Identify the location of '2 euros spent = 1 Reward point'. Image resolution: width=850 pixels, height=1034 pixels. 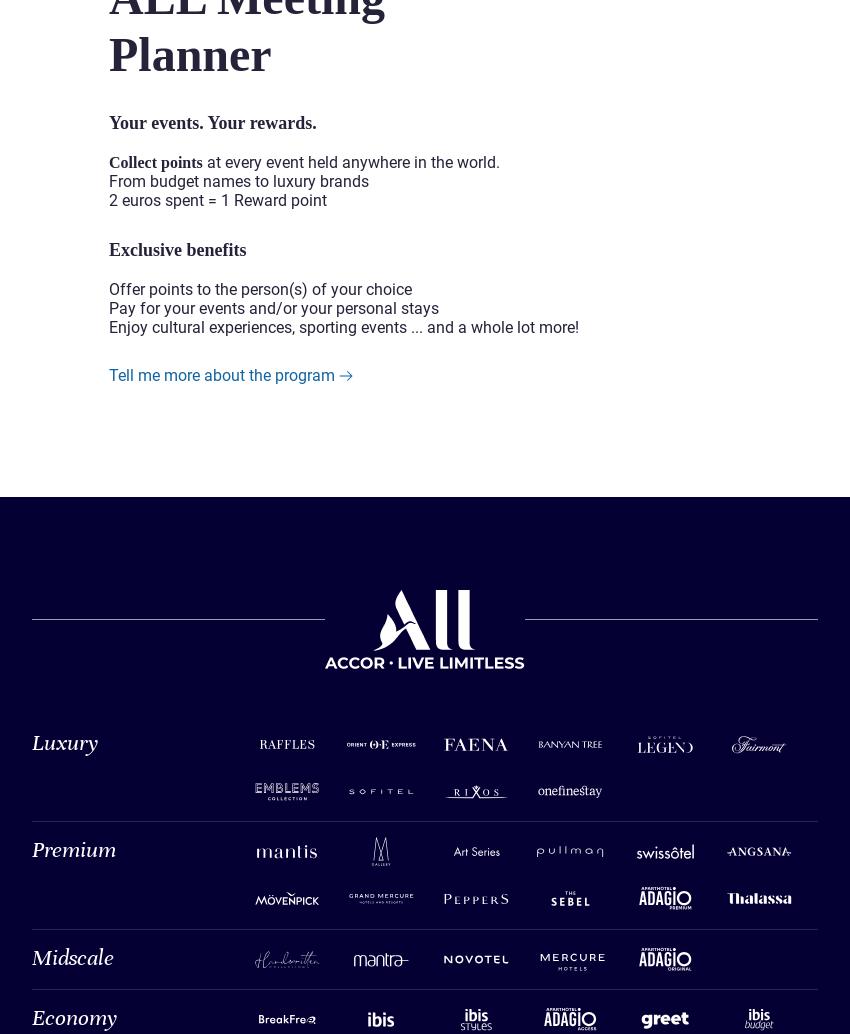
(218, 199).